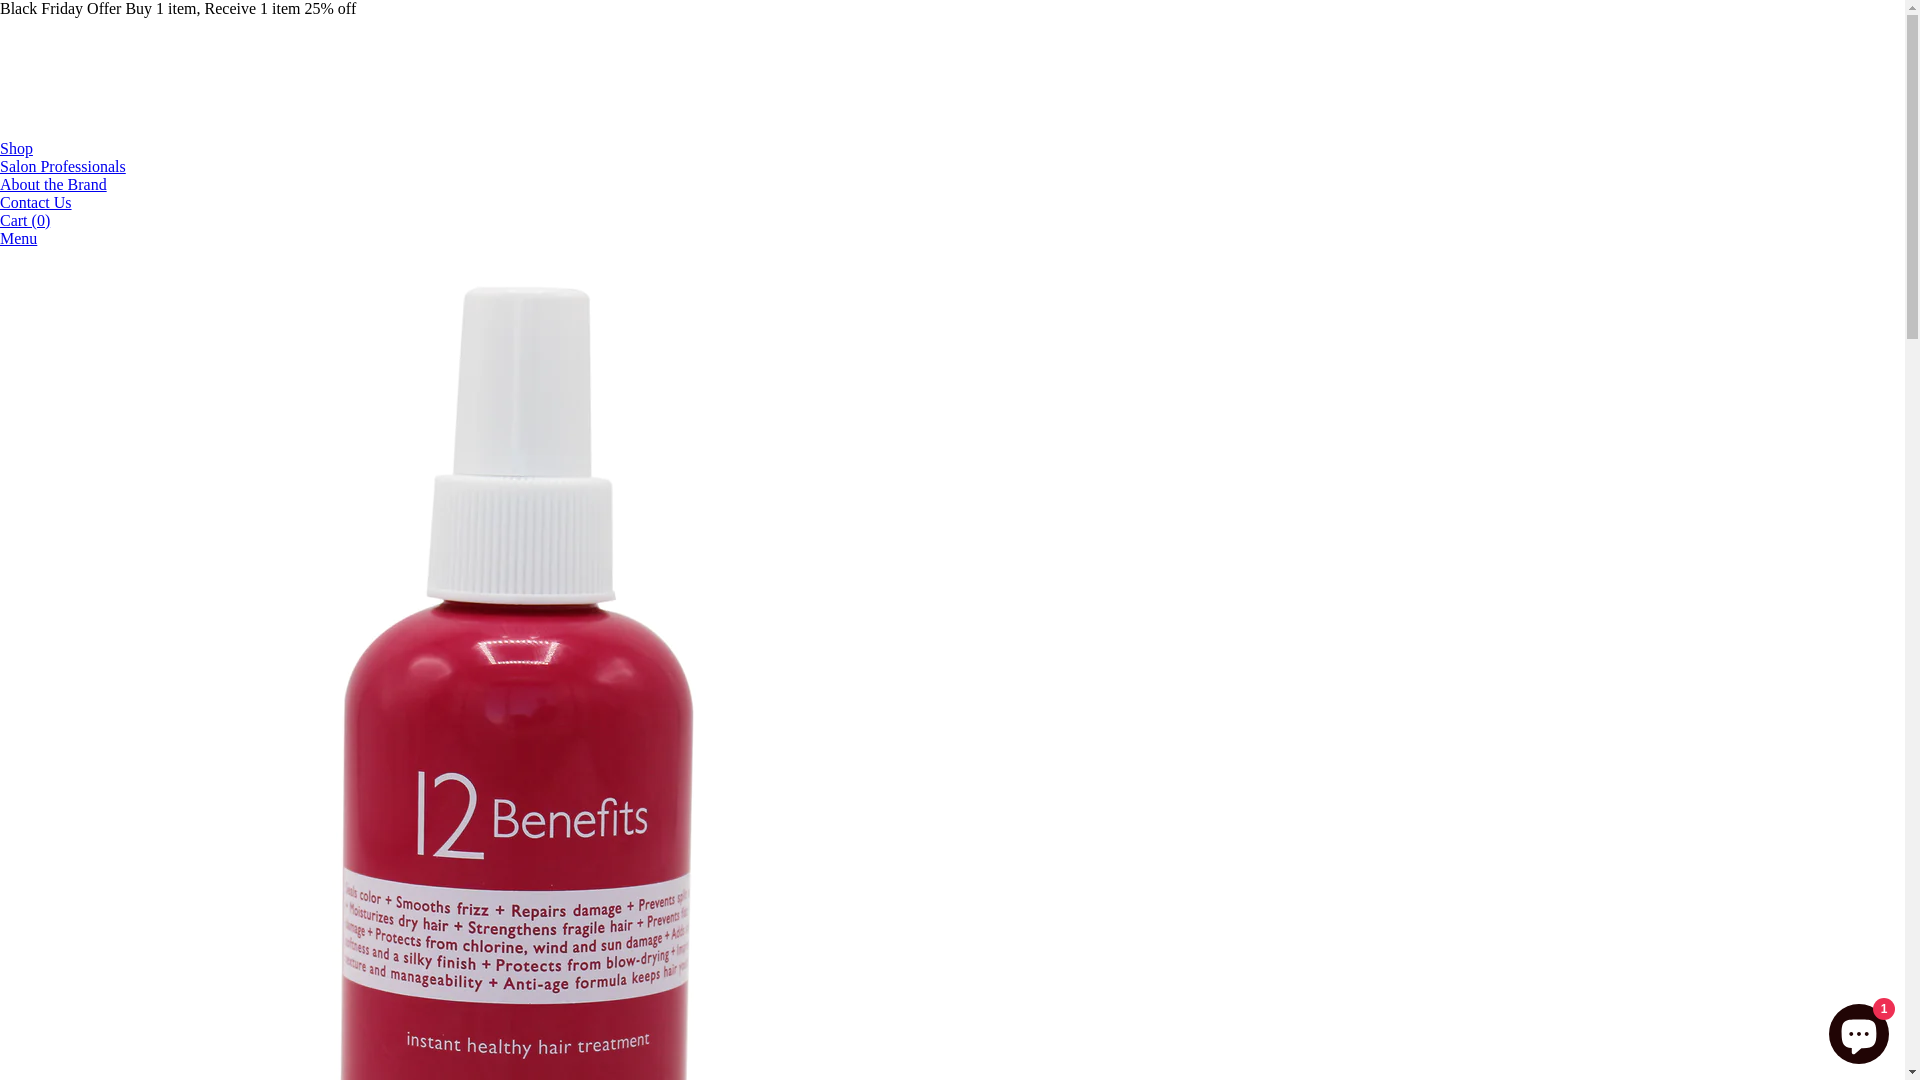  Describe the element at coordinates (1857, 1029) in the screenshot. I see `'Shopify online store chat'` at that location.